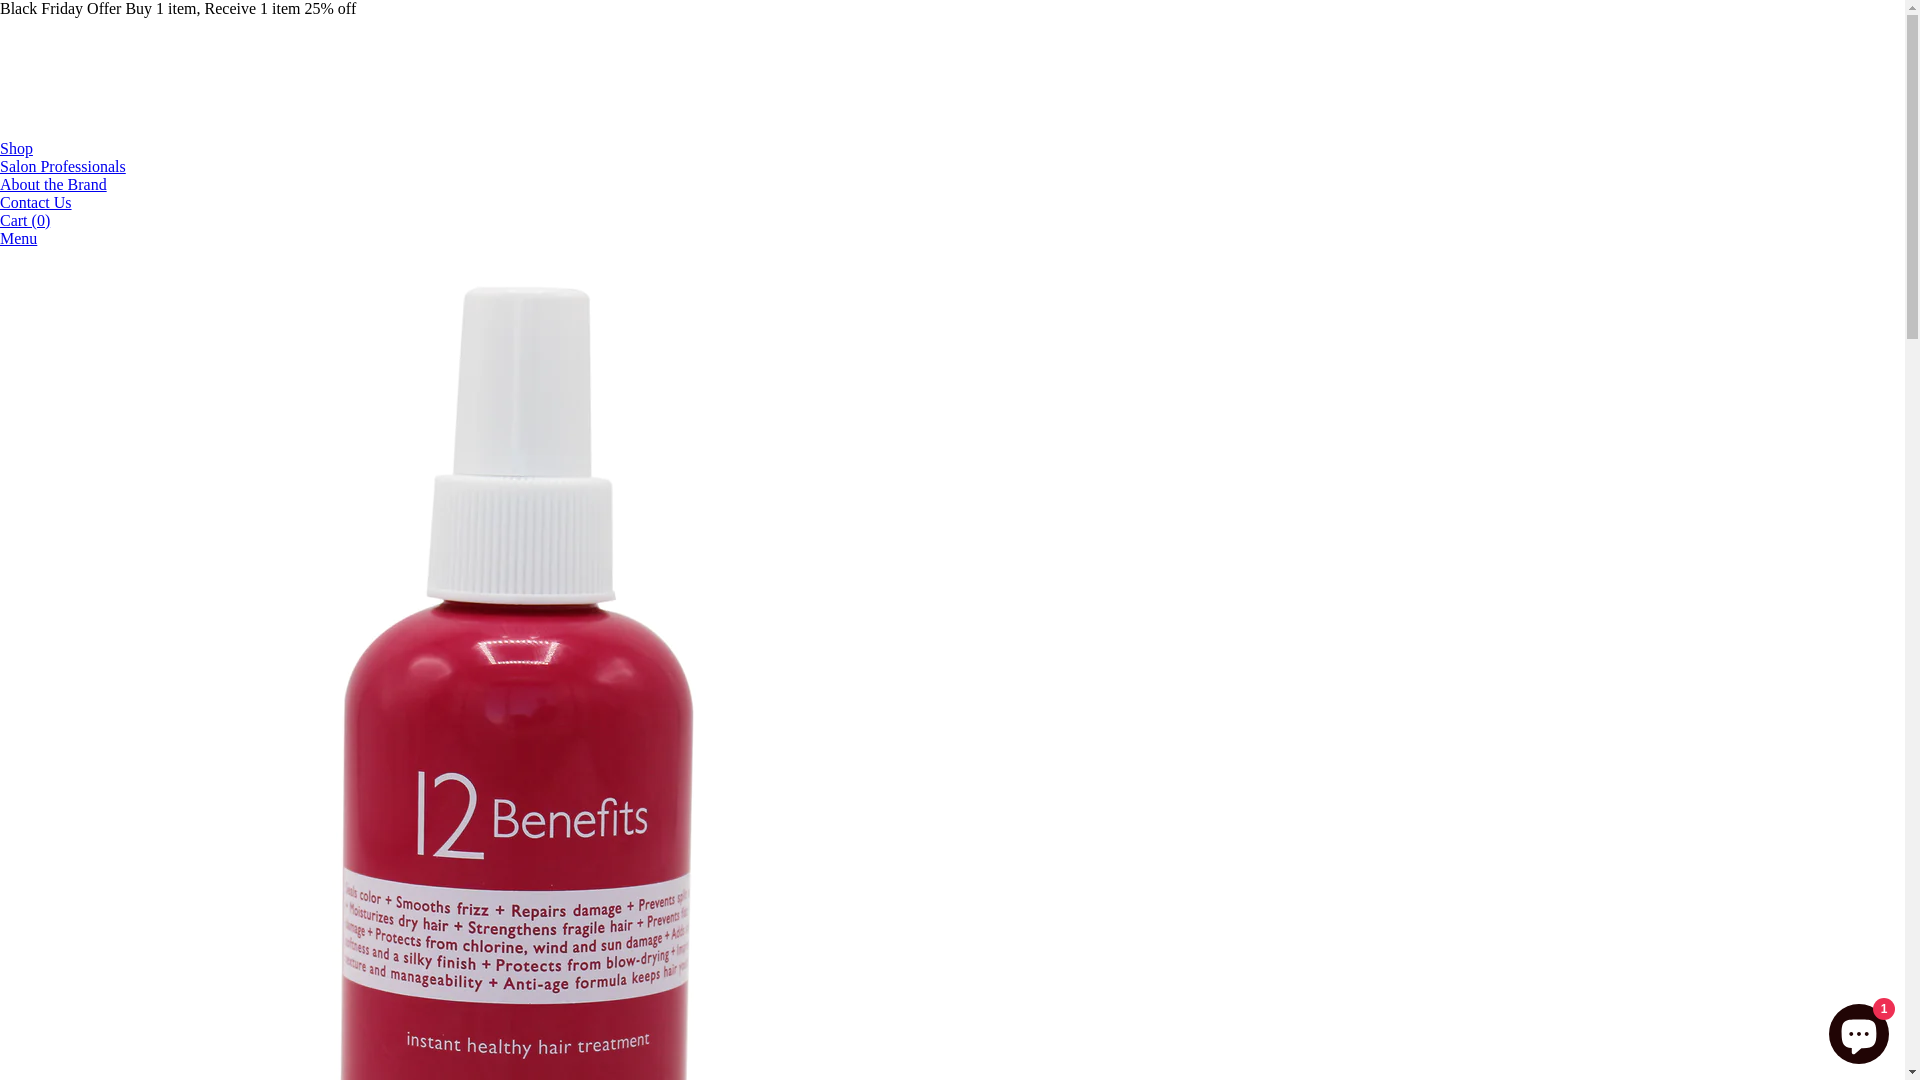  Describe the element at coordinates (1857, 1029) in the screenshot. I see `'Shopify online store chat'` at that location.